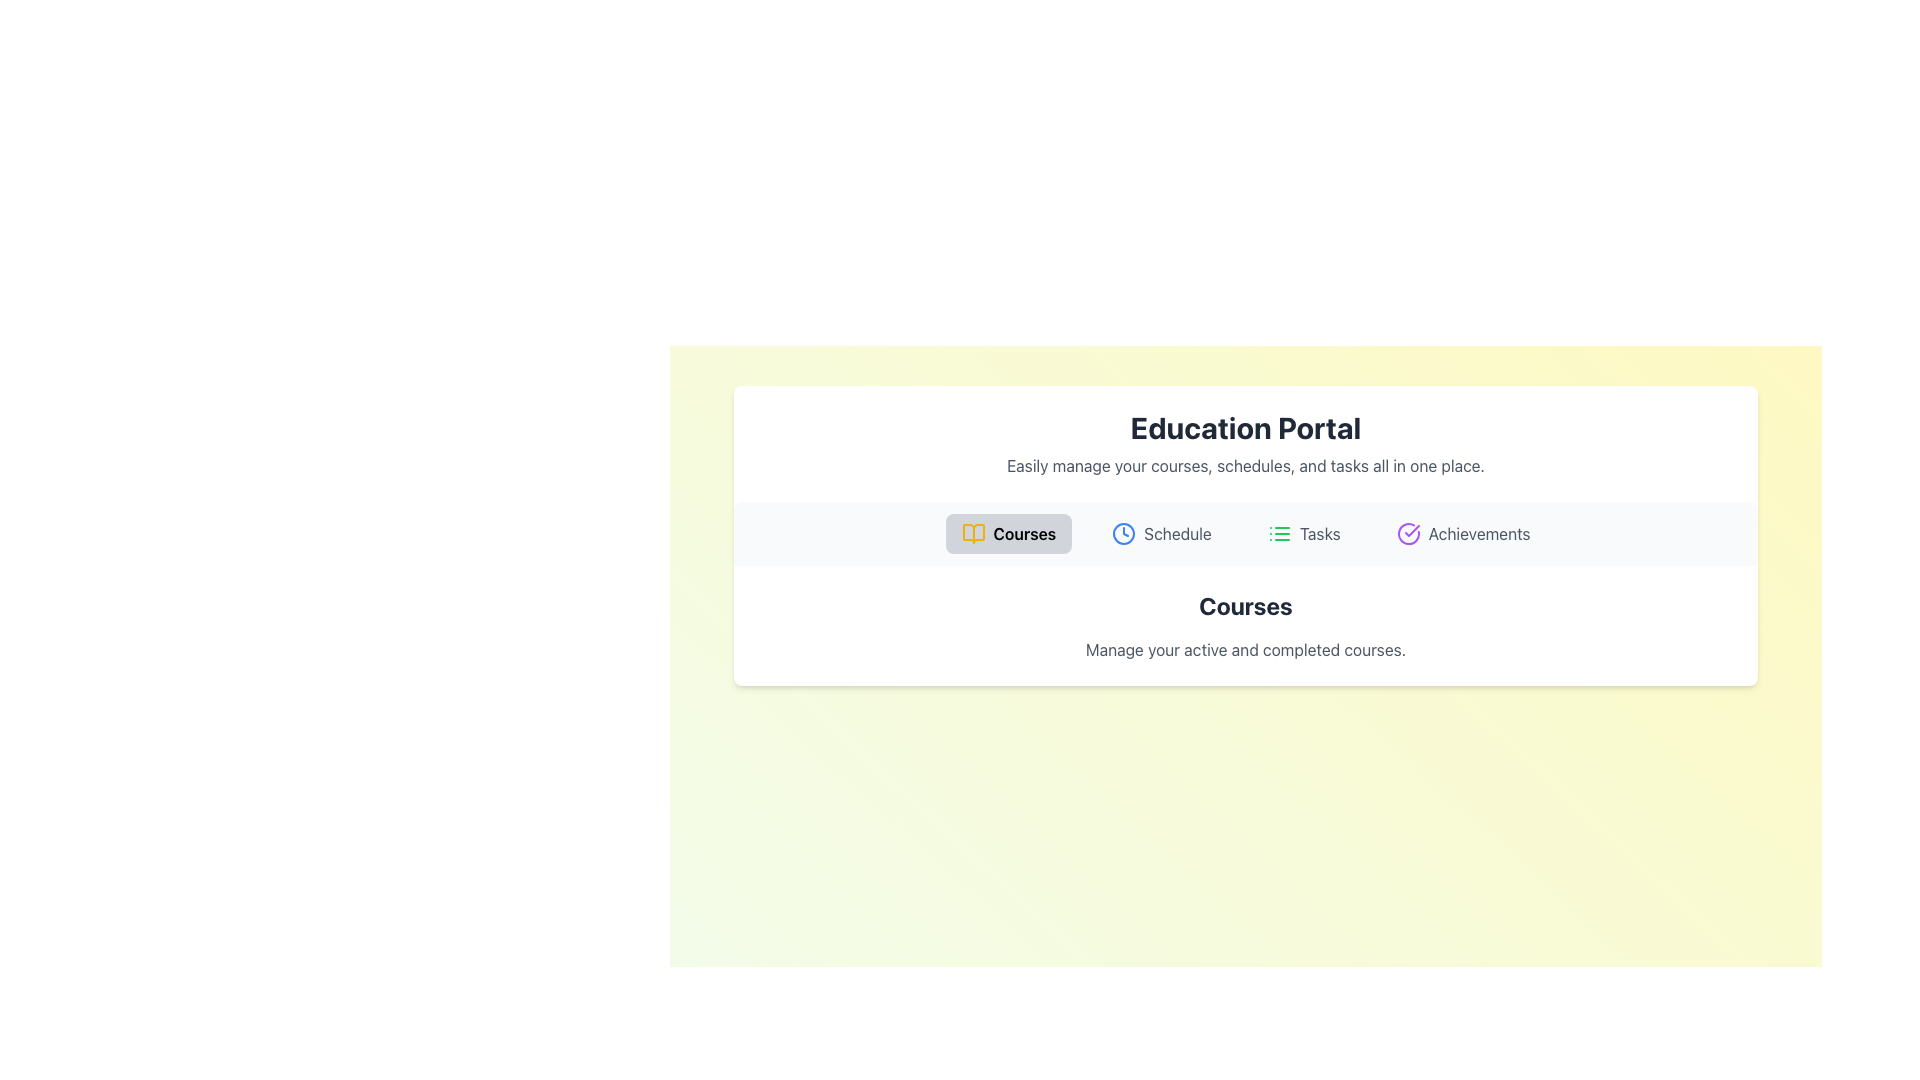 The width and height of the screenshot is (1920, 1080). I want to click on the icon representing the 'Tasks' section located to the left of the 'Tasks' text in the menu bar to interact with the Tasks section, so click(1278, 532).